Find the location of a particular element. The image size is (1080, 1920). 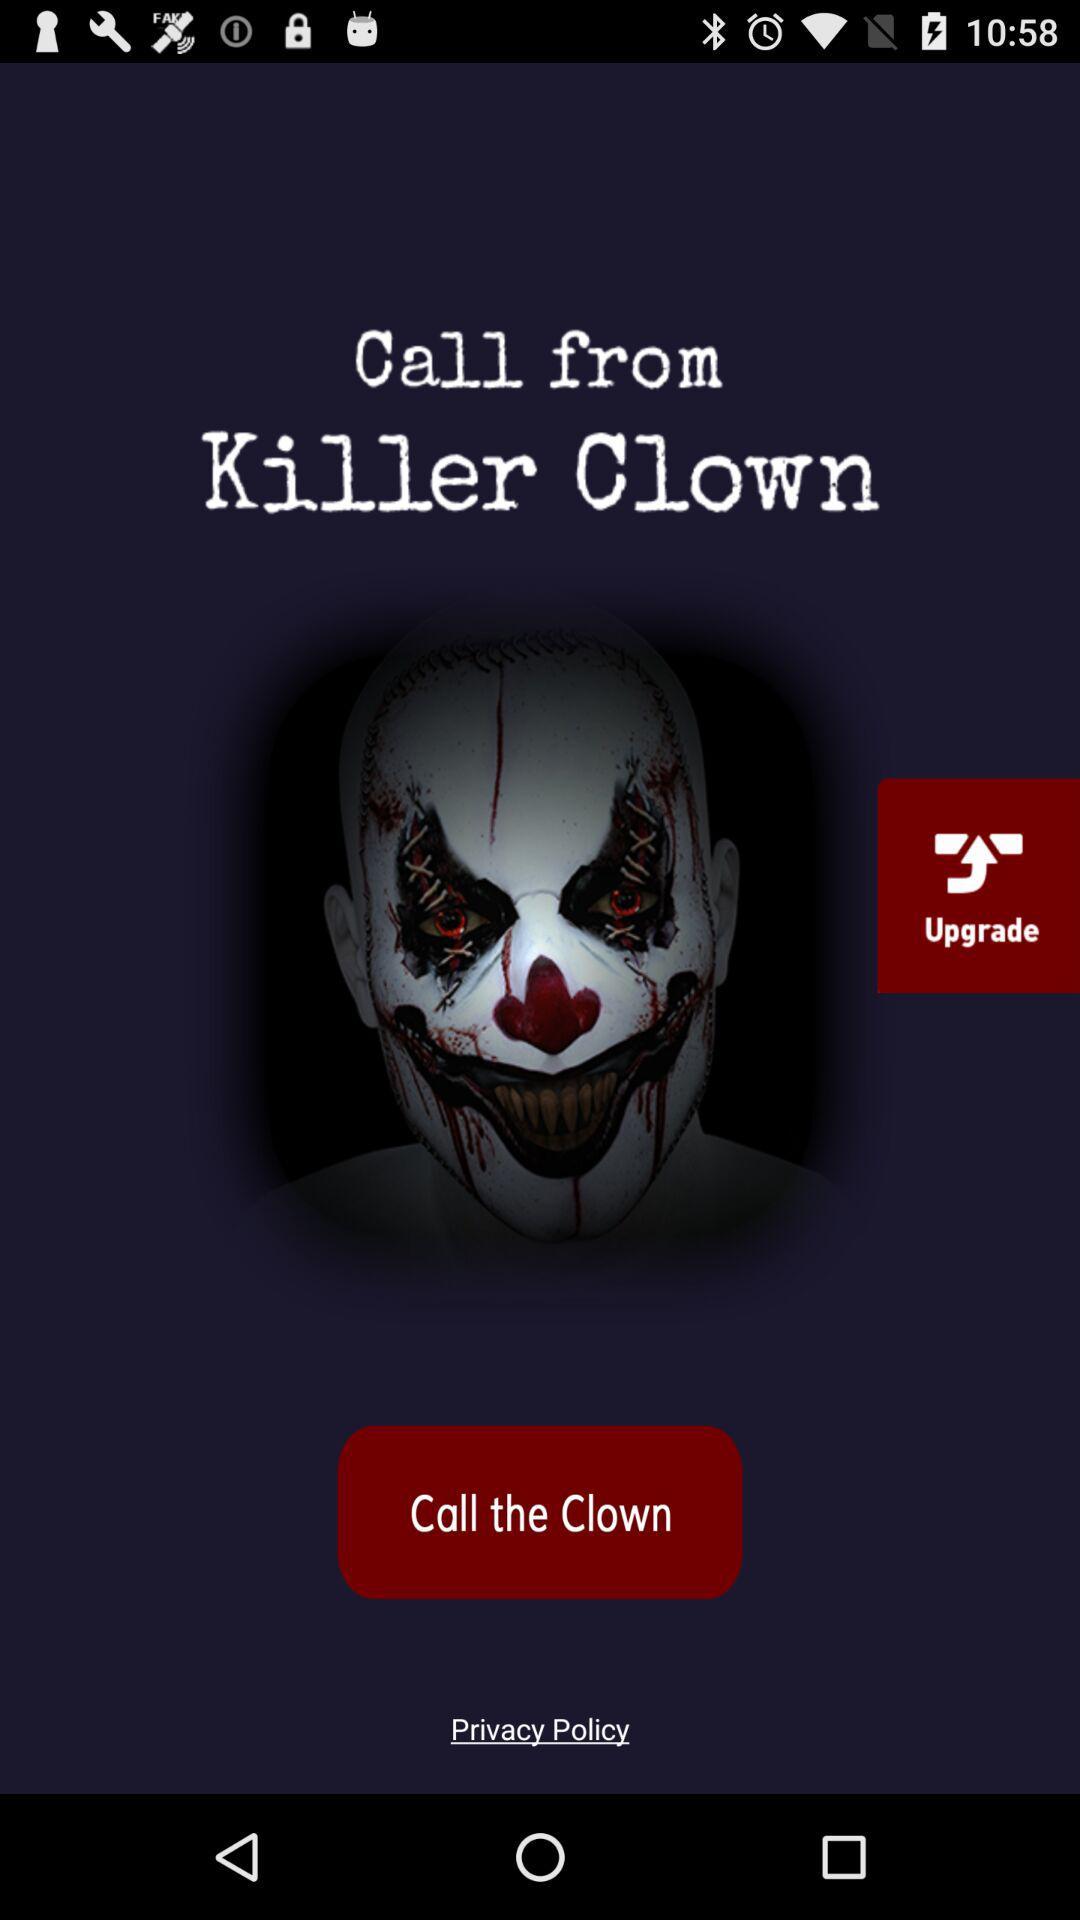

trigger call is located at coordinates (540, 1512).